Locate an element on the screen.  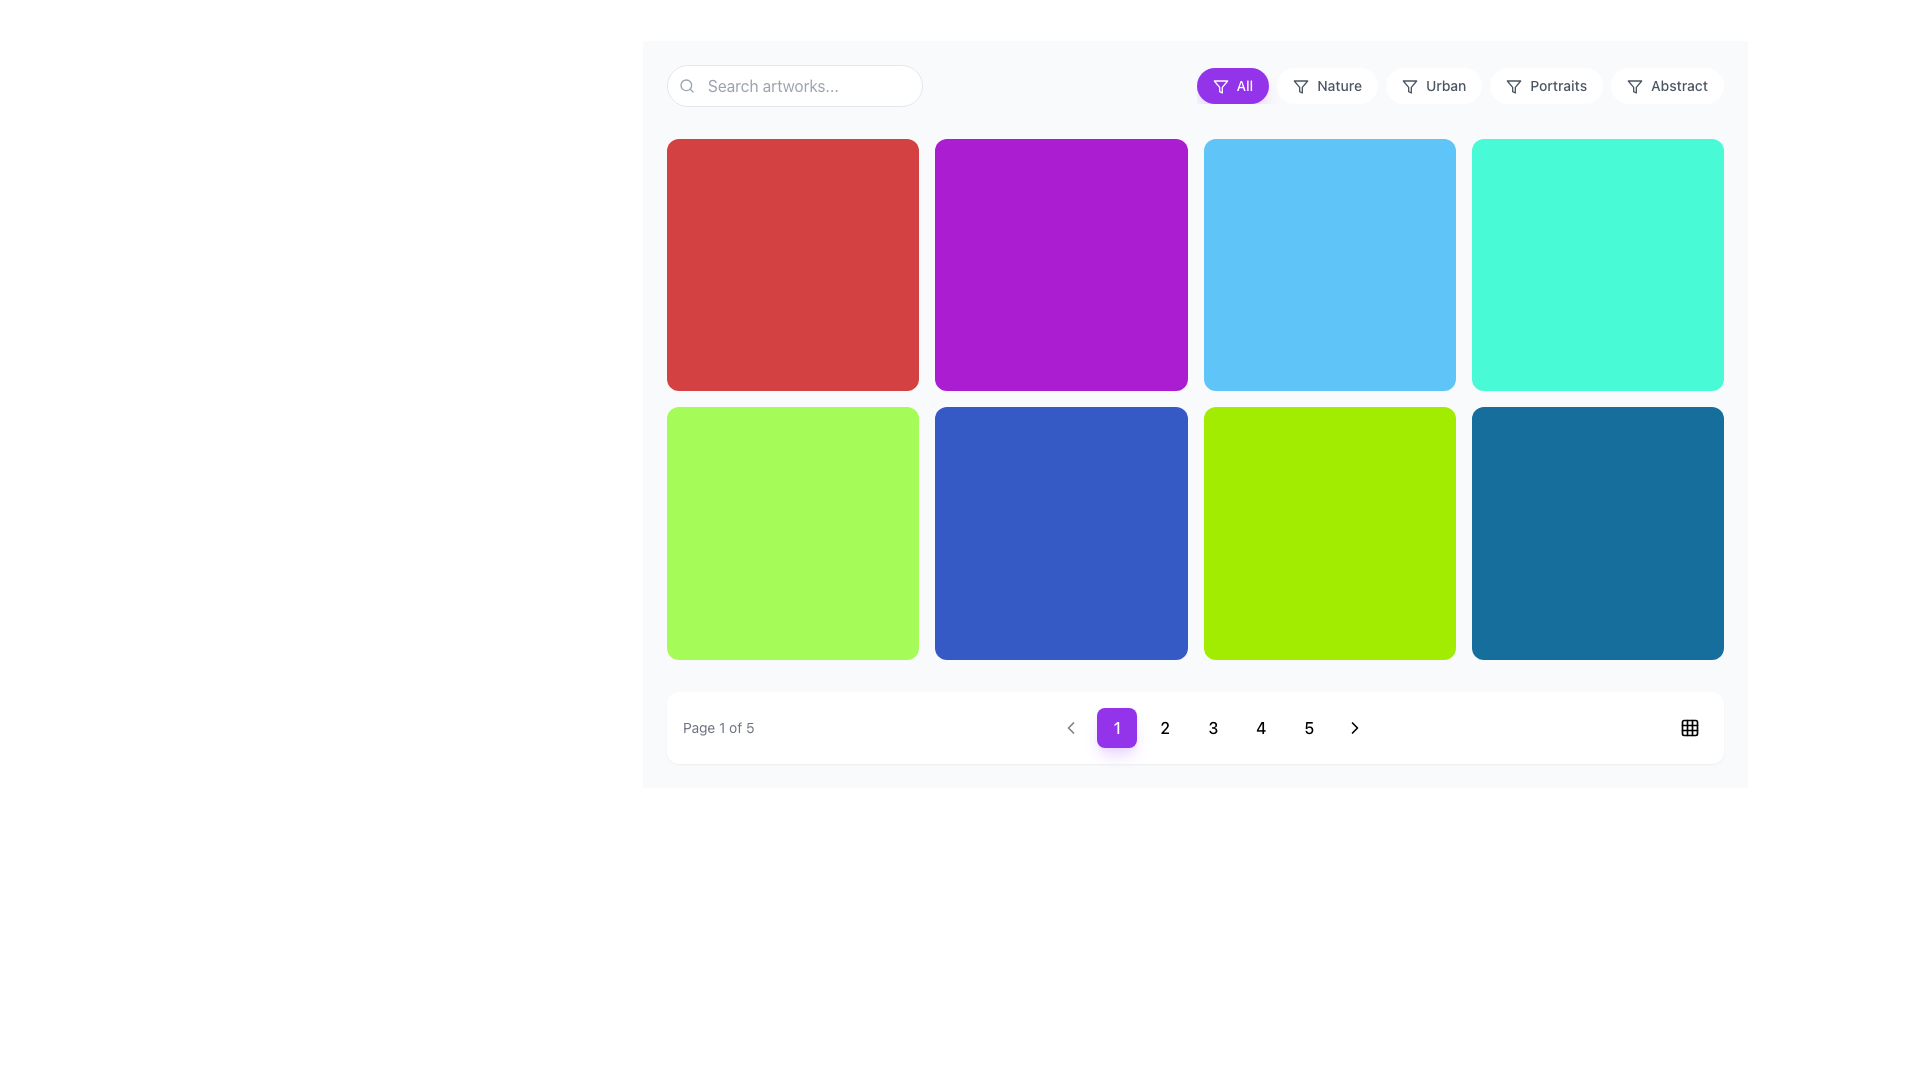
the first numerical button in the navigation control bar to jump to the first page of the paginated list is located at coordinates (1116, 727).